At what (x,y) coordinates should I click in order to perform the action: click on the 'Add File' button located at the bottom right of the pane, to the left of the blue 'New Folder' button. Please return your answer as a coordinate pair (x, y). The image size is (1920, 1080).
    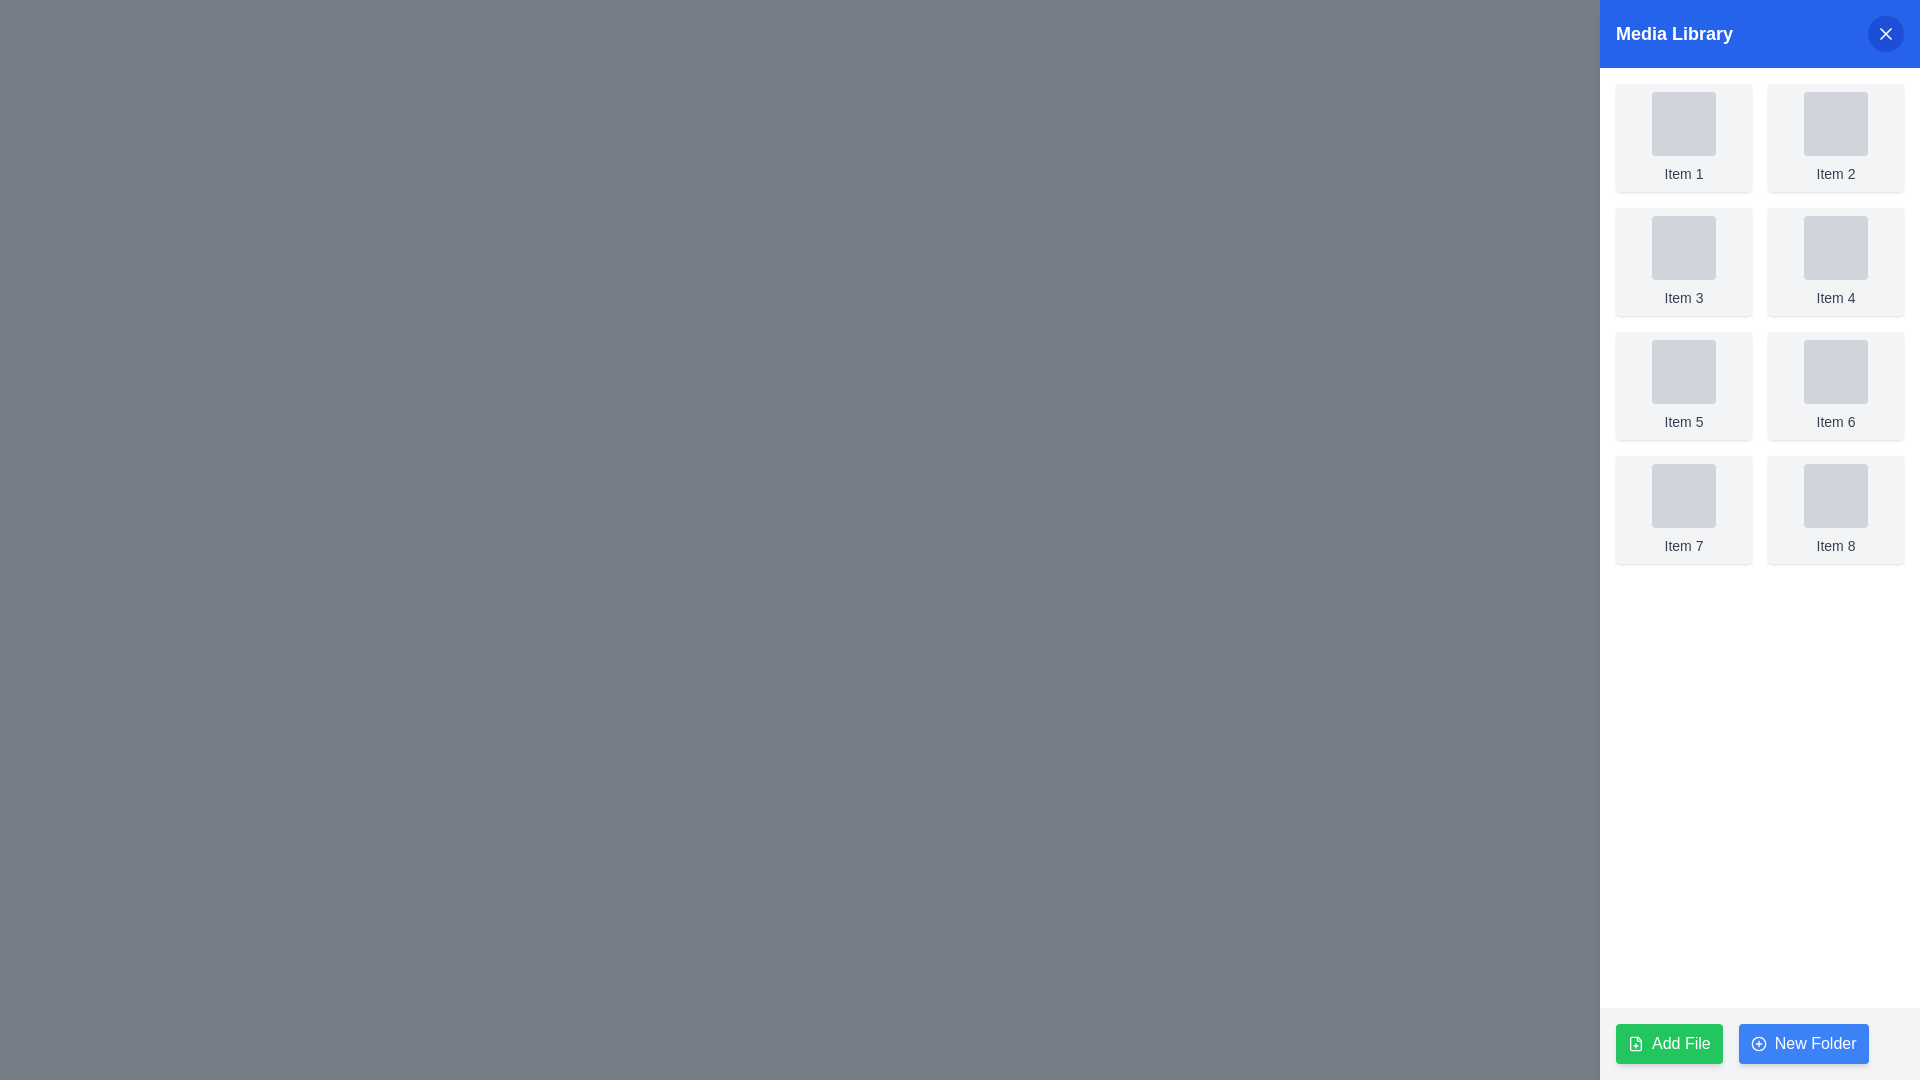
    Looking at the image, I should click on (1669, 1043).